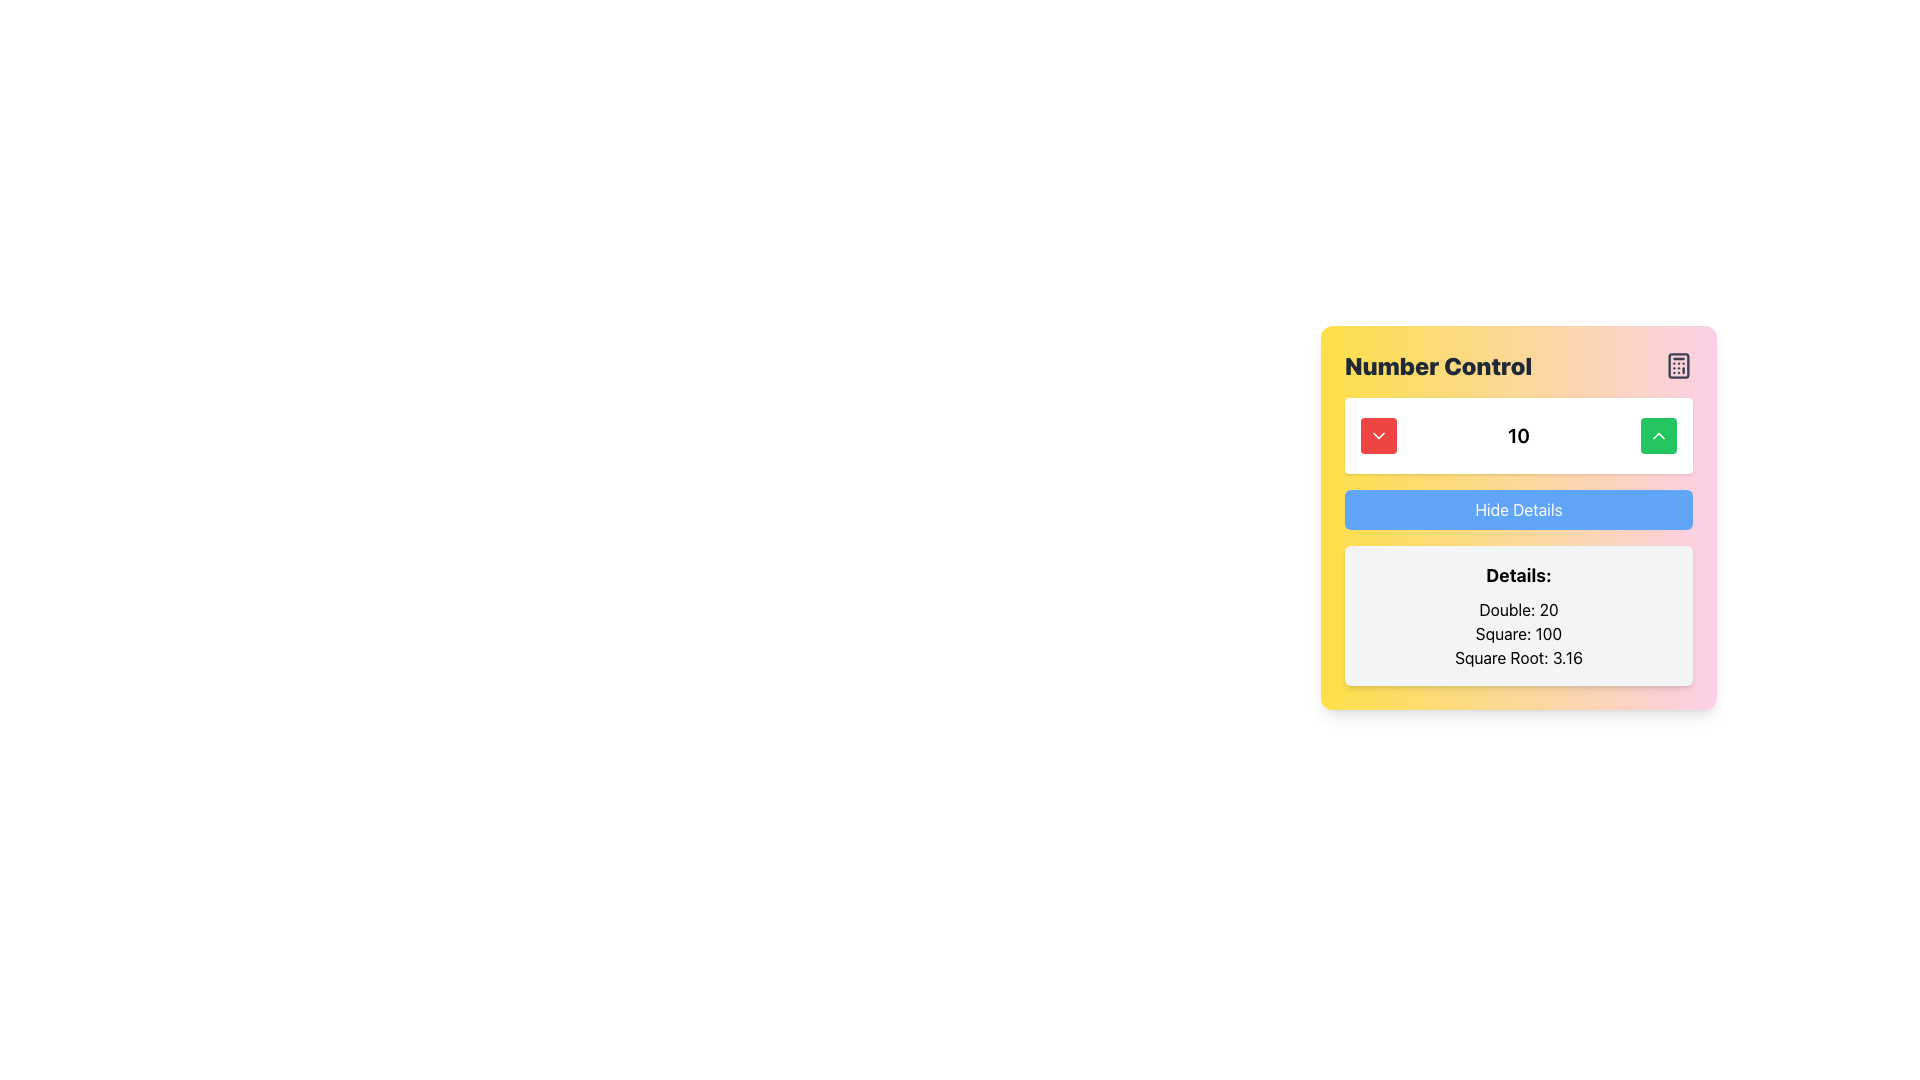 Image resolution: width=1920 pixels, height=1080 pixels. I want to click on the static text element that displays the value set by the number control interface, located centrally within the rectangular control group near the top center of the 'Number Control' box, so click(1518, 434).